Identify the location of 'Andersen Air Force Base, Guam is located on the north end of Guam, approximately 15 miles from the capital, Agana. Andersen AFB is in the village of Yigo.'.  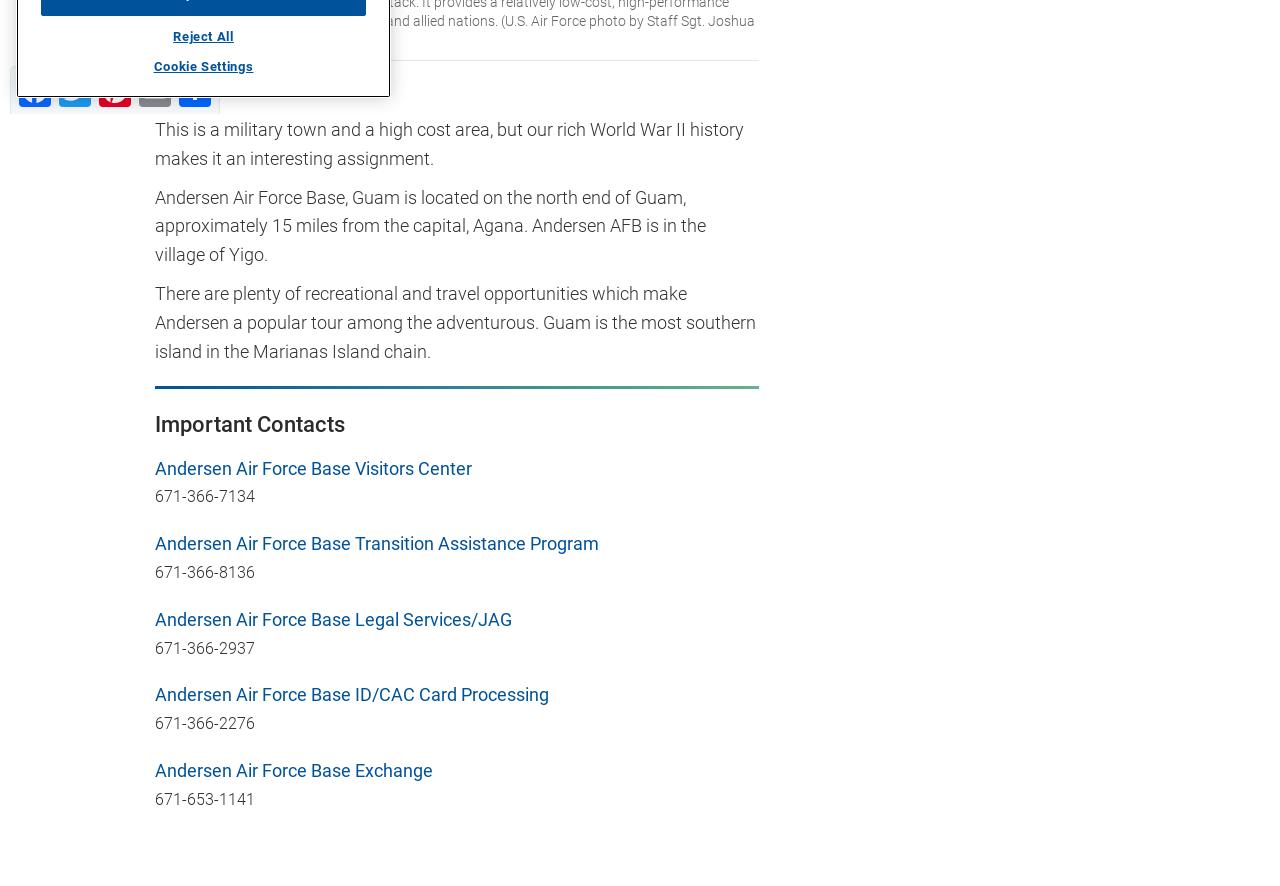
(154, 224).